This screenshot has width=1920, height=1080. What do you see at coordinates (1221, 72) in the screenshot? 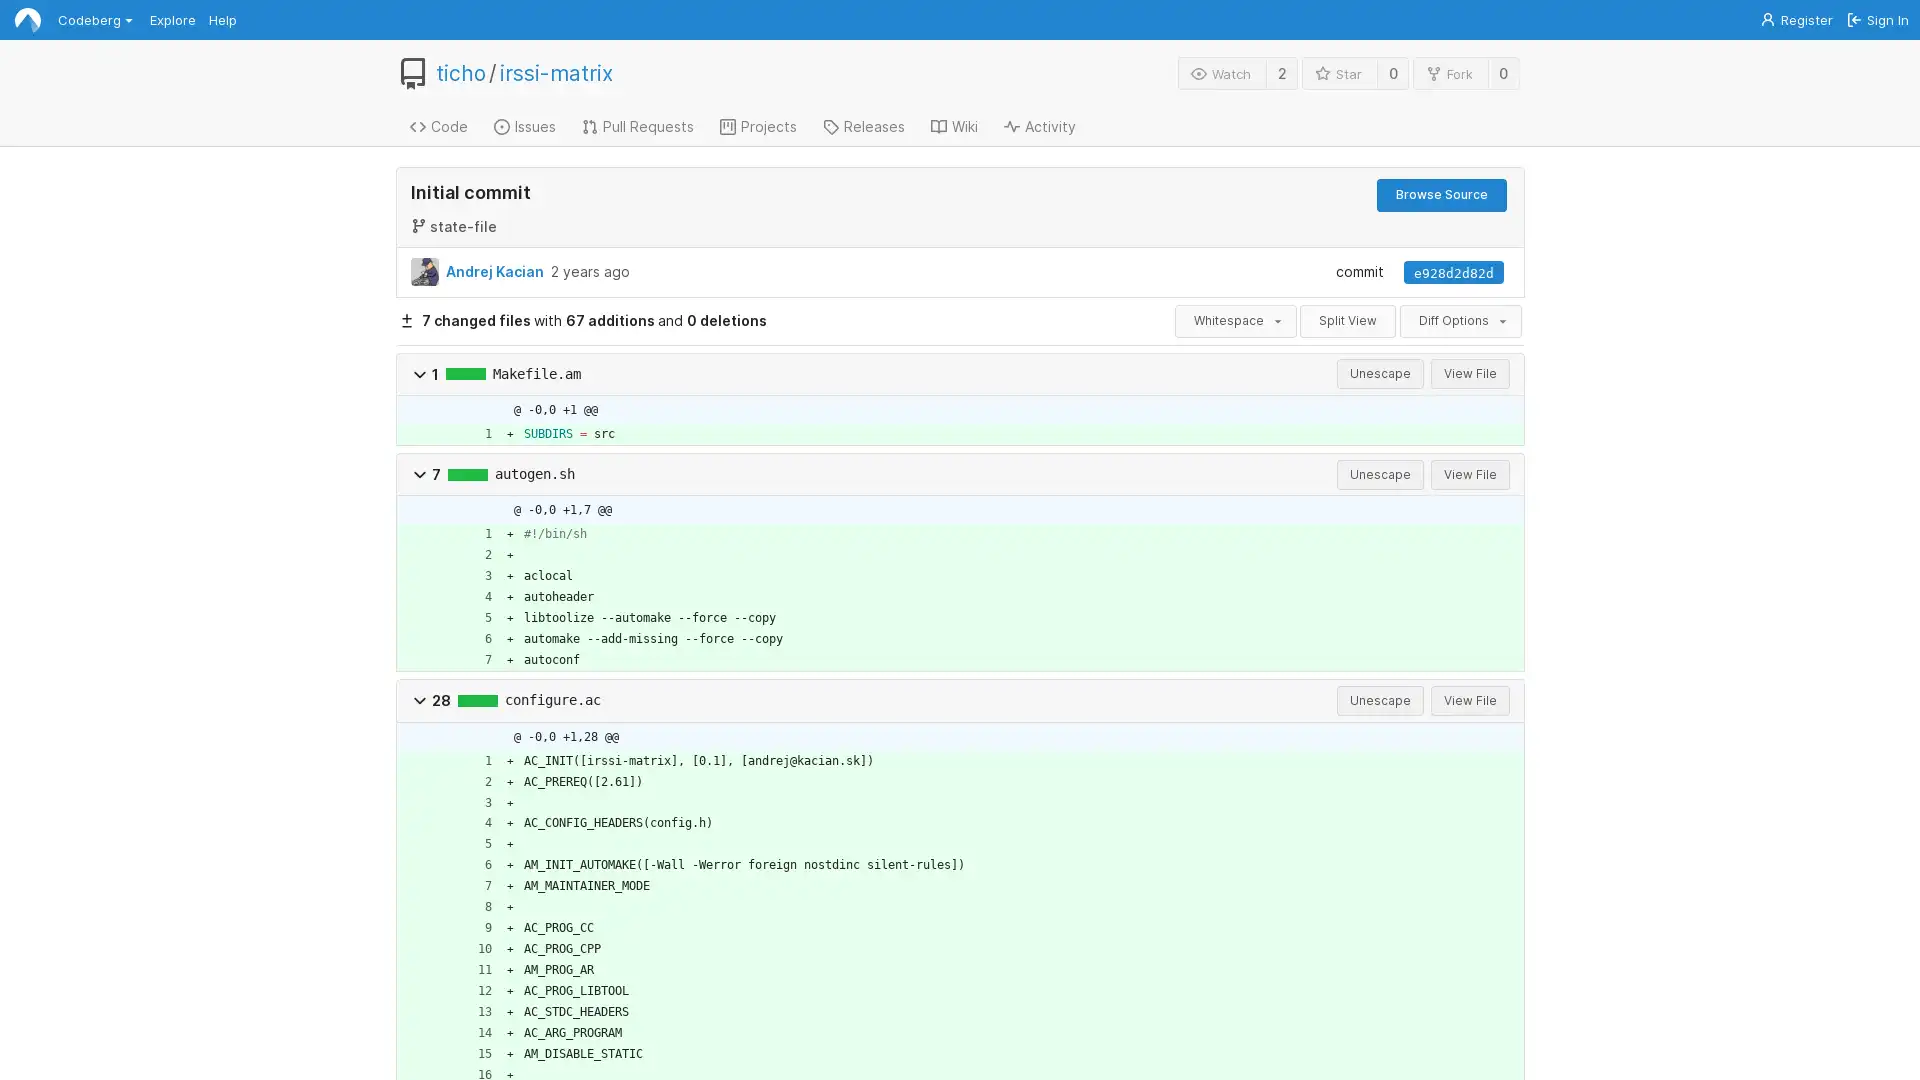
I see `Watch` at bounding box center [1221, 72].